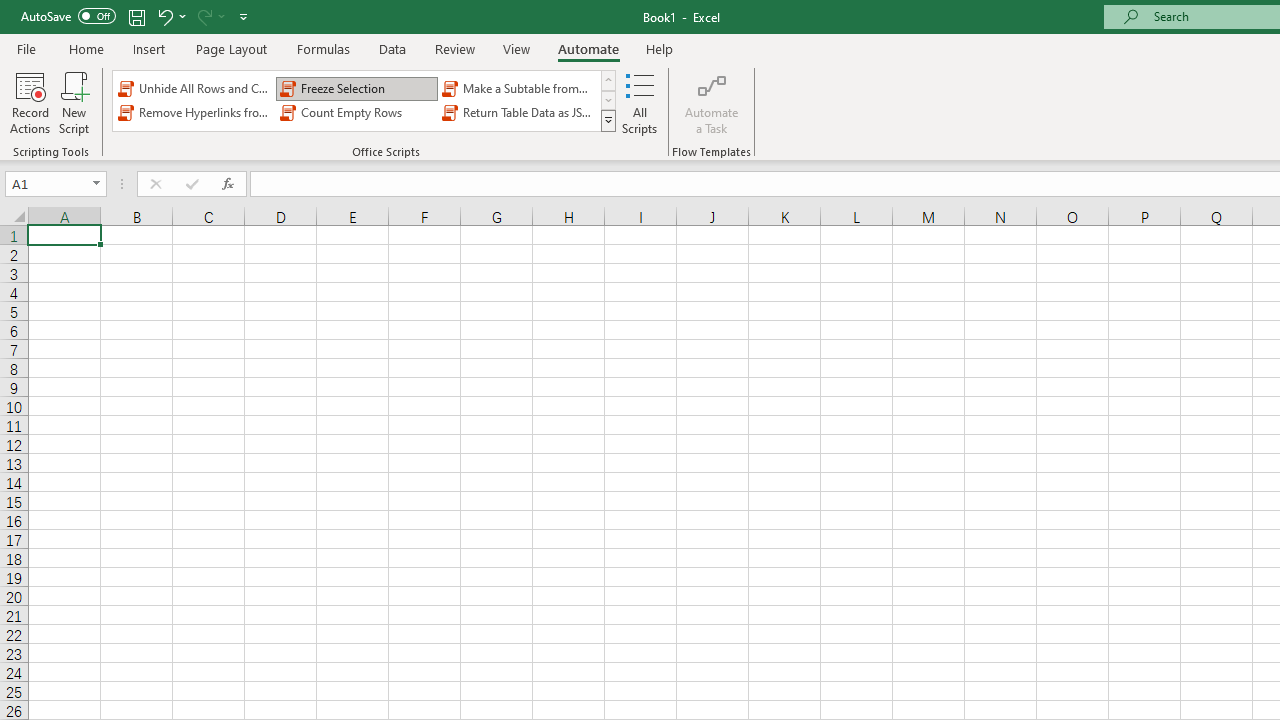 This screenshot has width=1280, height=720. Describe the element at coordinates (73, 103) in the screenshot. I see `'New Script'` at that location.